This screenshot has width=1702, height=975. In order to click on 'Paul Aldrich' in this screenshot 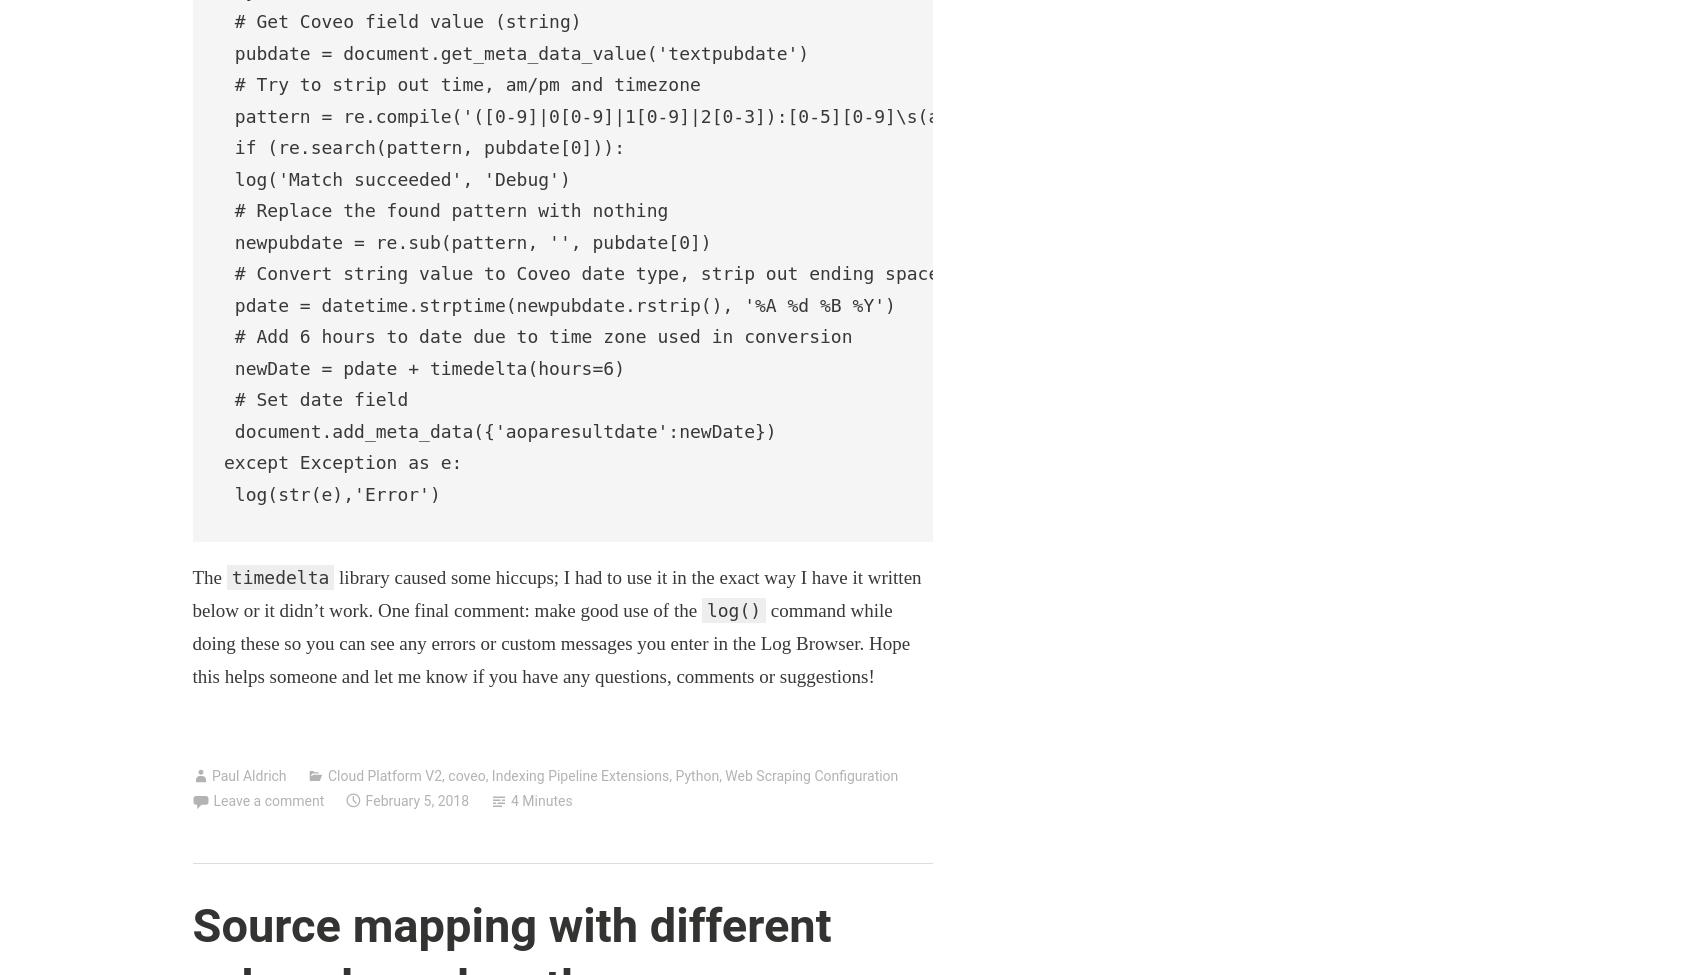, I will do `click(247, 774)`.